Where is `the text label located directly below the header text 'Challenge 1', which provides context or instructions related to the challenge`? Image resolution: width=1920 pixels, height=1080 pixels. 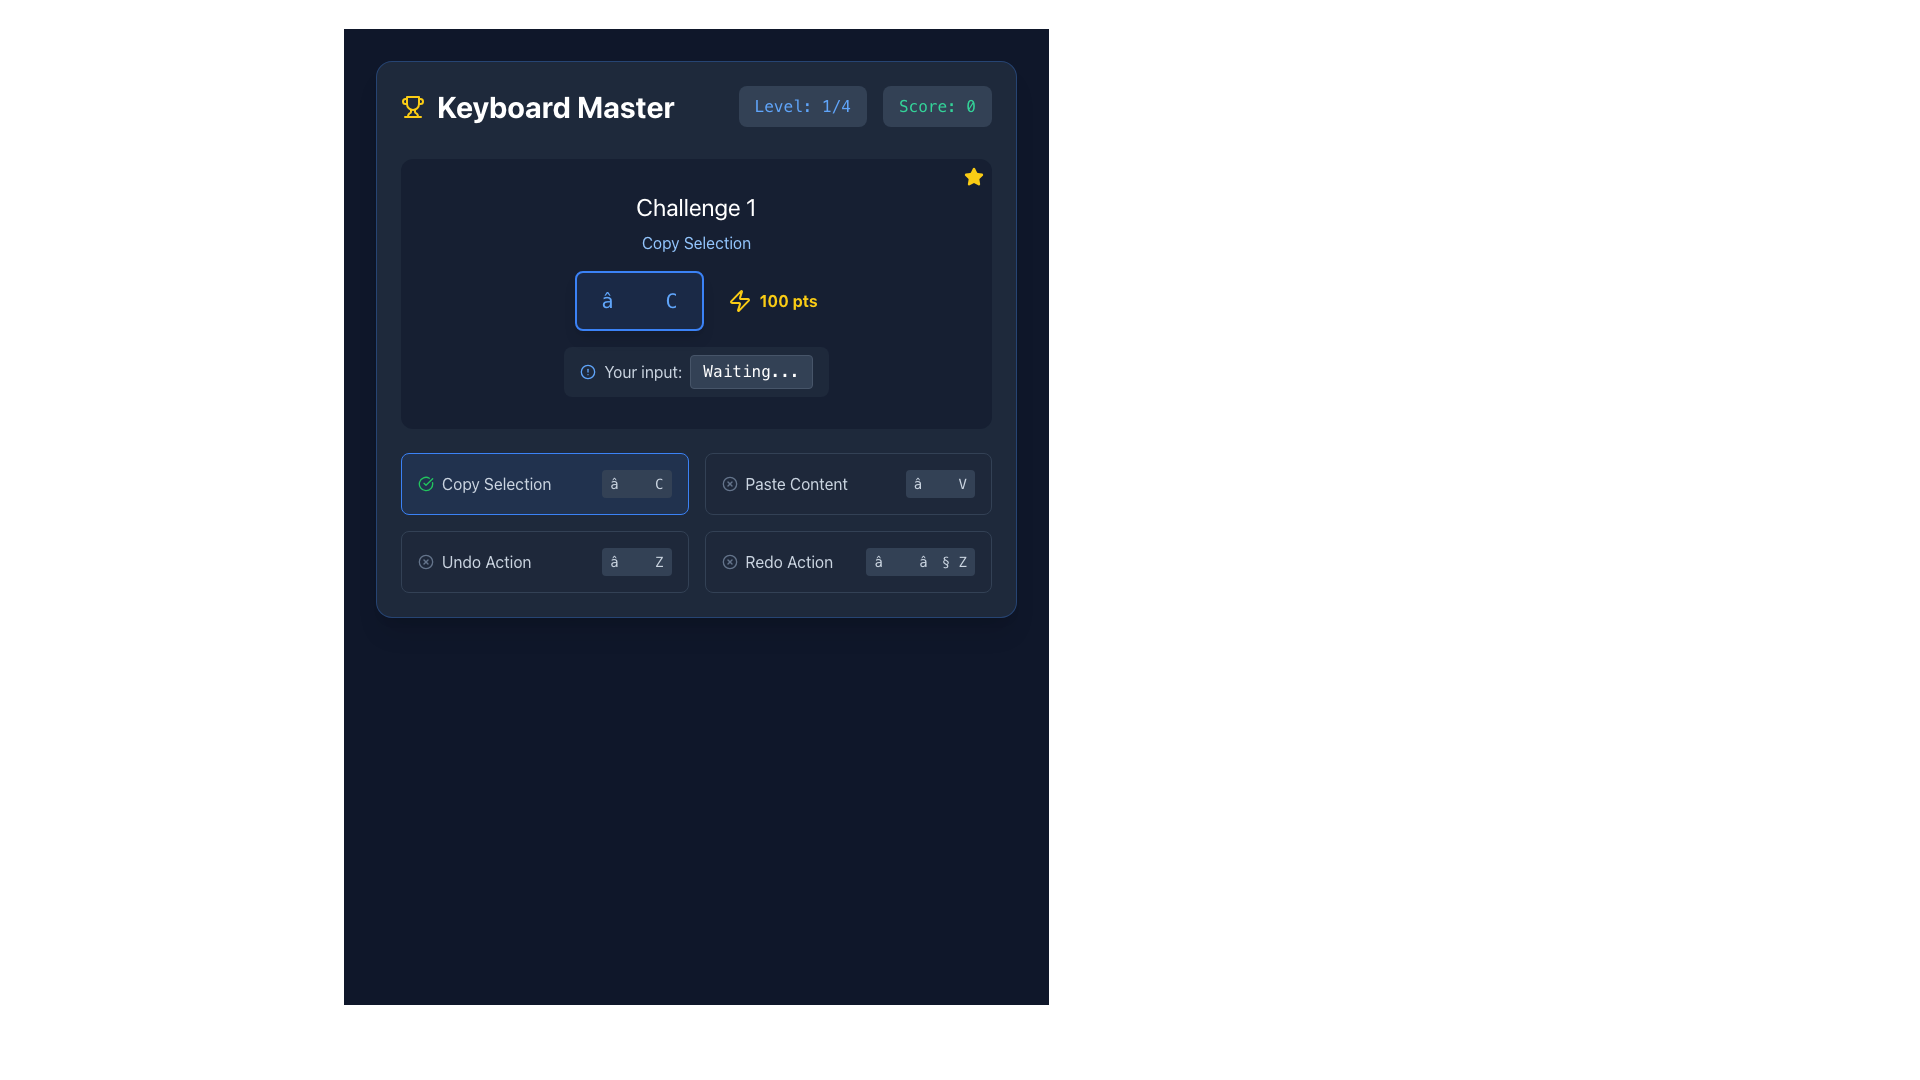
the text label located directly below the header text 'Challenge 1', which provides context or instructions related to the challenge is located at coordinates (696, 242).